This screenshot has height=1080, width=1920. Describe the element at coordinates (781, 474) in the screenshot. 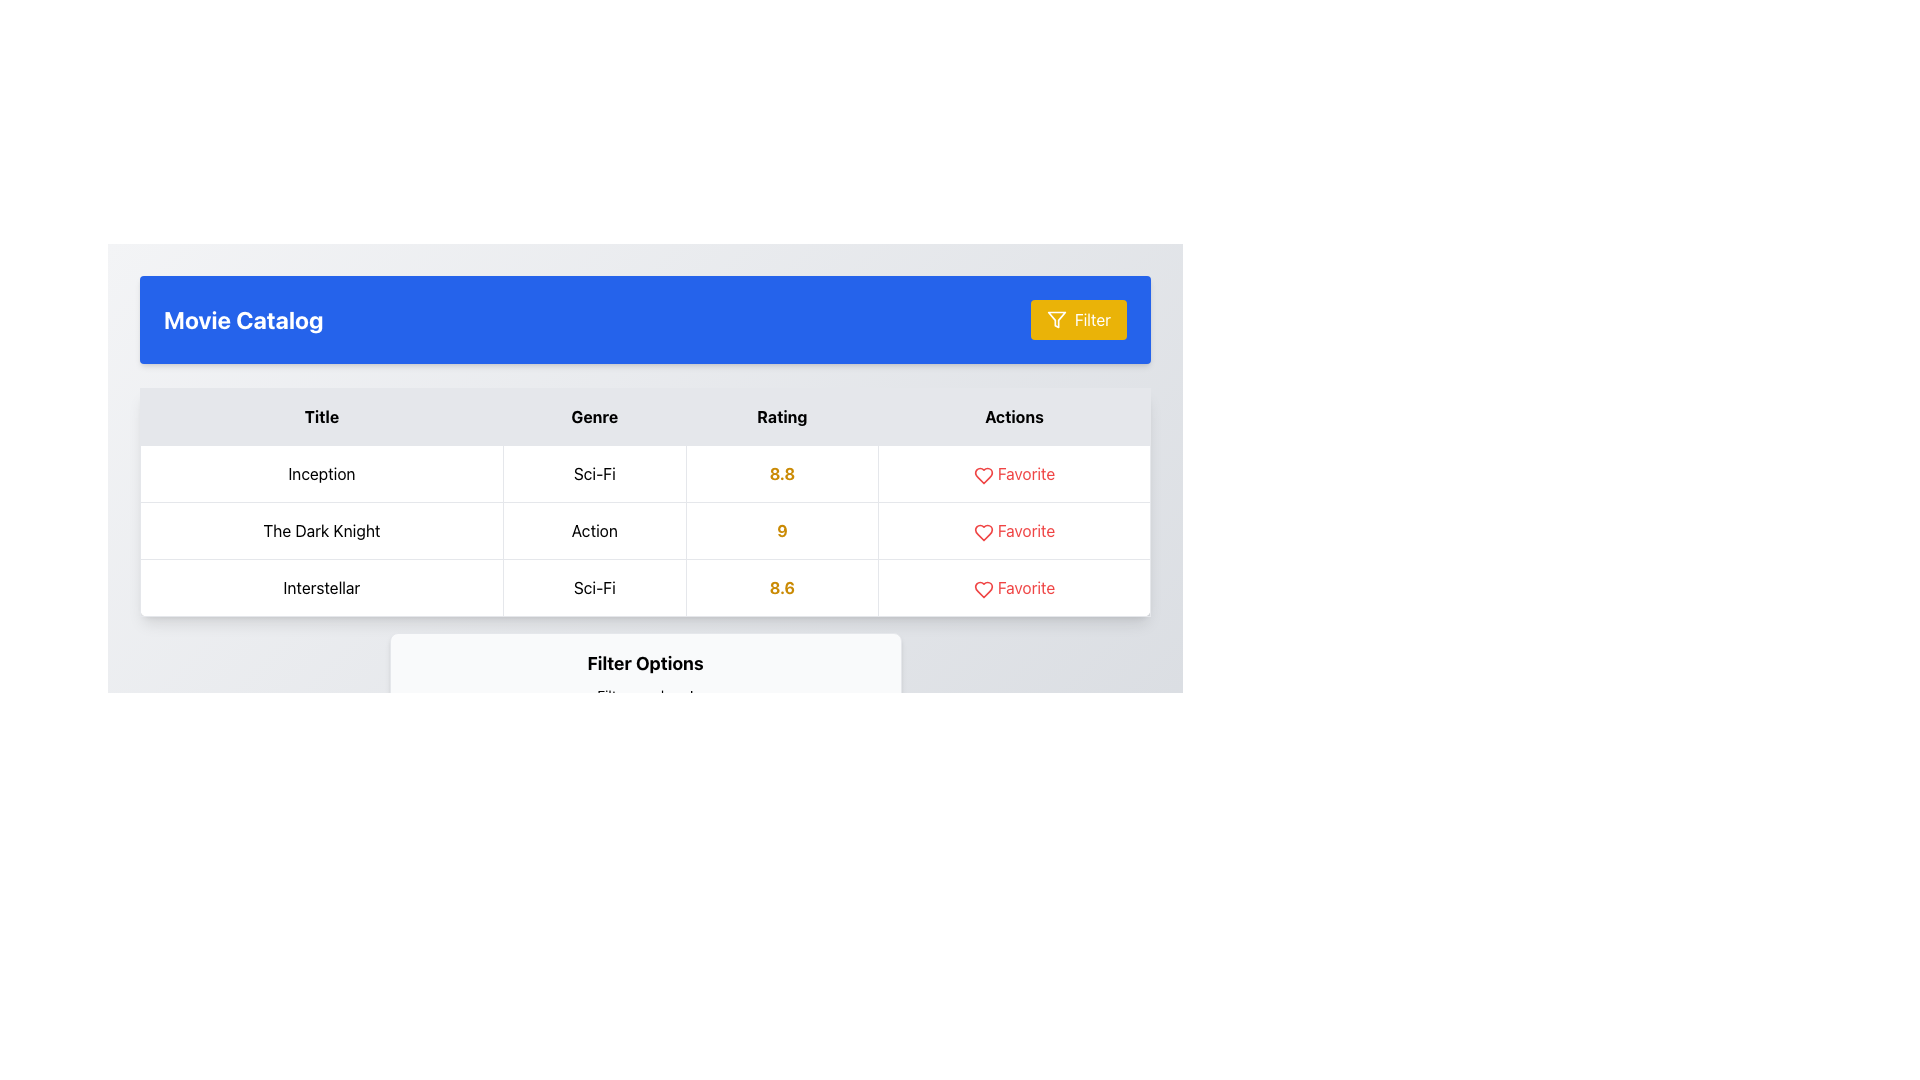

I see `the text label displaying the numerical rating for the movie 'Inception', which is located in the third cell of the first row under the 'Rating' header` at that location.